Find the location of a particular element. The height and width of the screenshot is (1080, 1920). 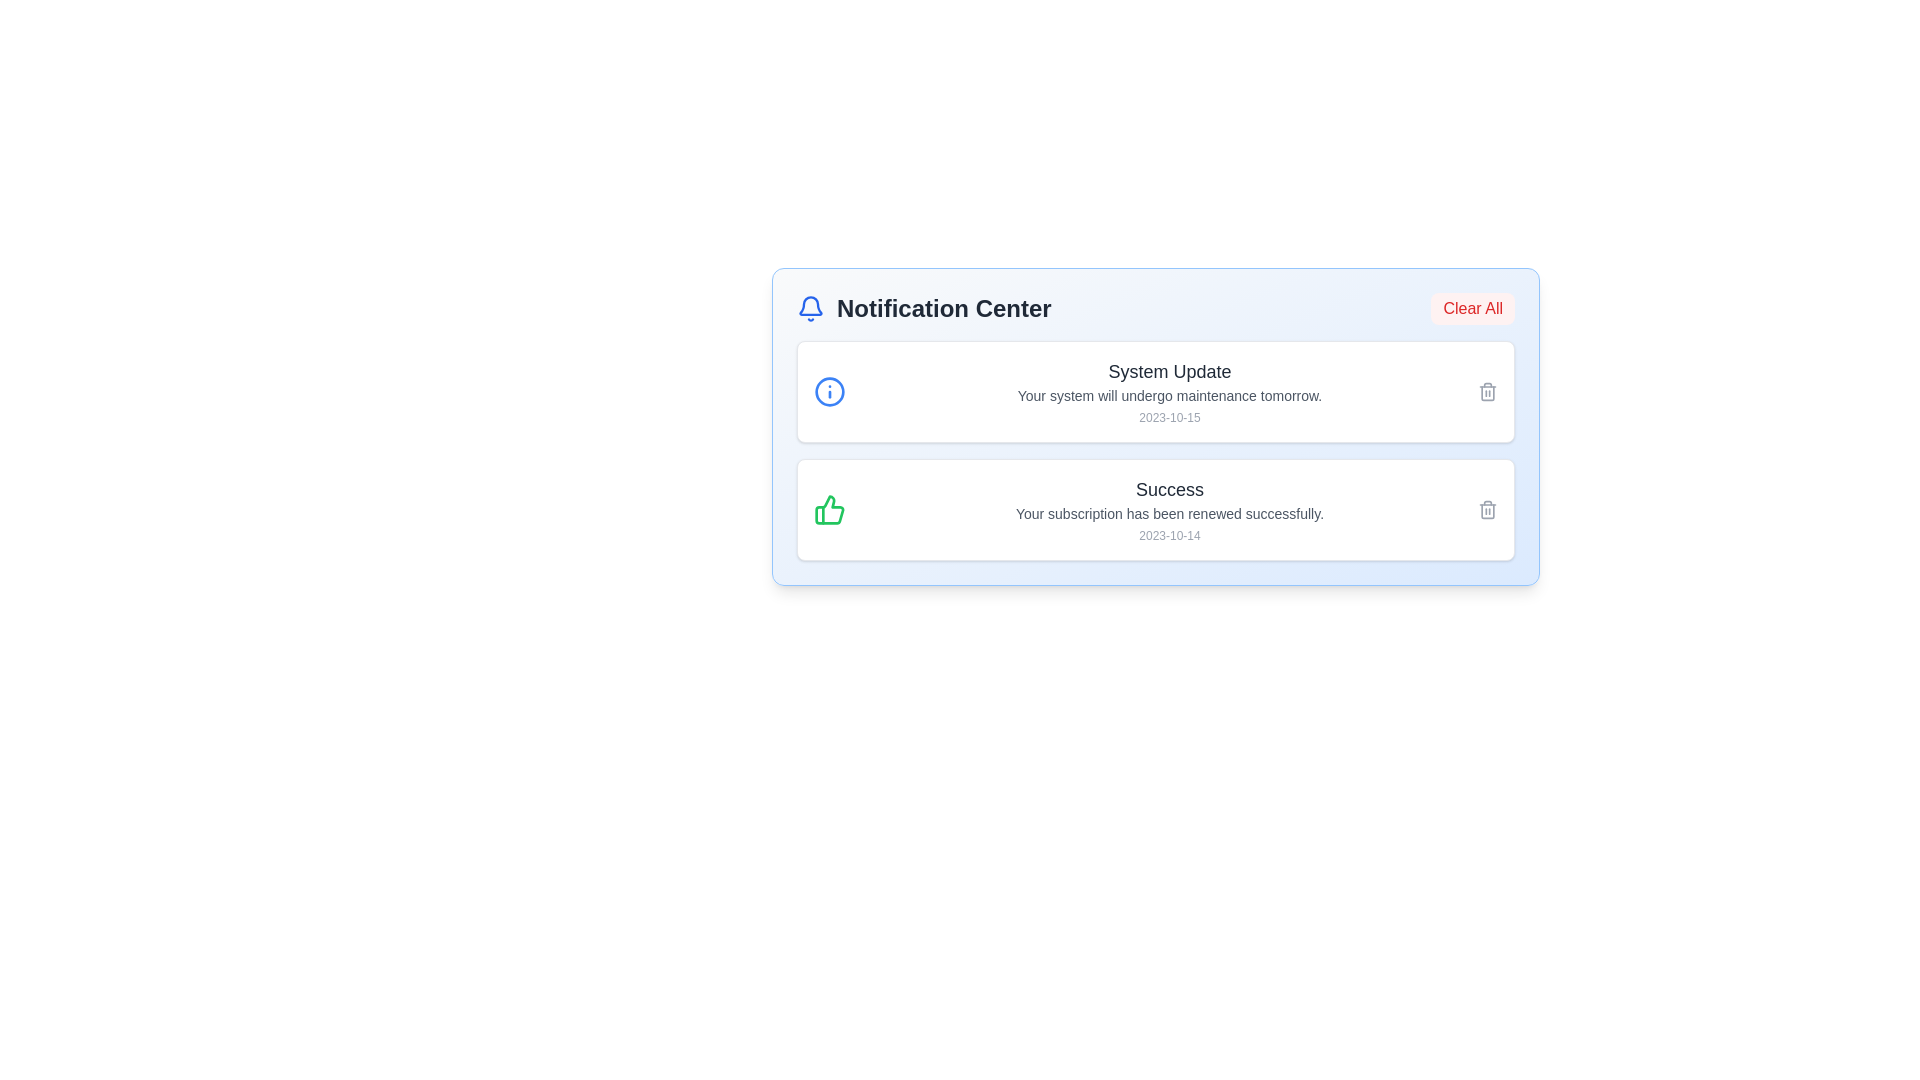

the bell area of the notification icon, which is part of the Notification Center header section, located to the left of the Notification Center text label is located at coordinates (811, 306).